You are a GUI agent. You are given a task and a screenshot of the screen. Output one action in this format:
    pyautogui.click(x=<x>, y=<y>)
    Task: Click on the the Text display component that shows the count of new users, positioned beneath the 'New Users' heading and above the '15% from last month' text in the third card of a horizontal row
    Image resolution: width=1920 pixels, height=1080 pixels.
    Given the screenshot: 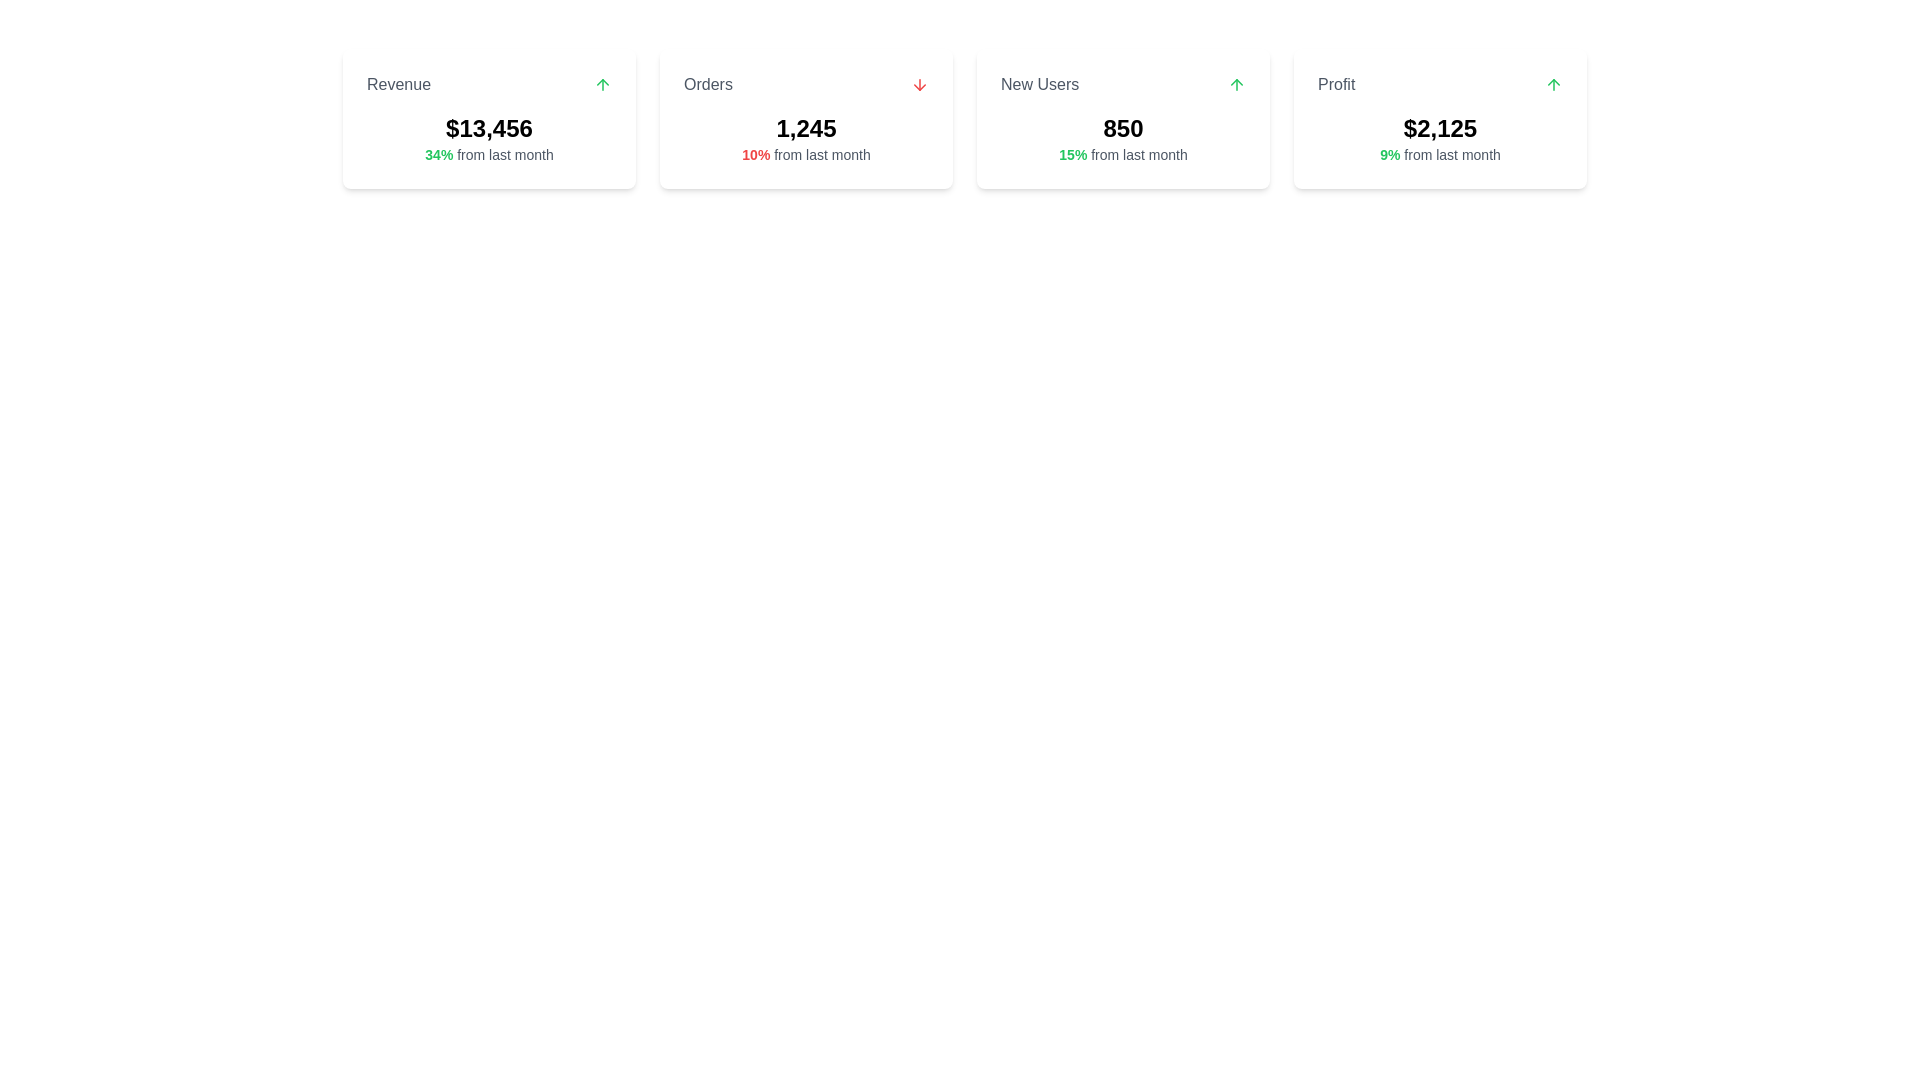 What is the action you would take?
    pyautogui.click(x=1123, y=128)
    